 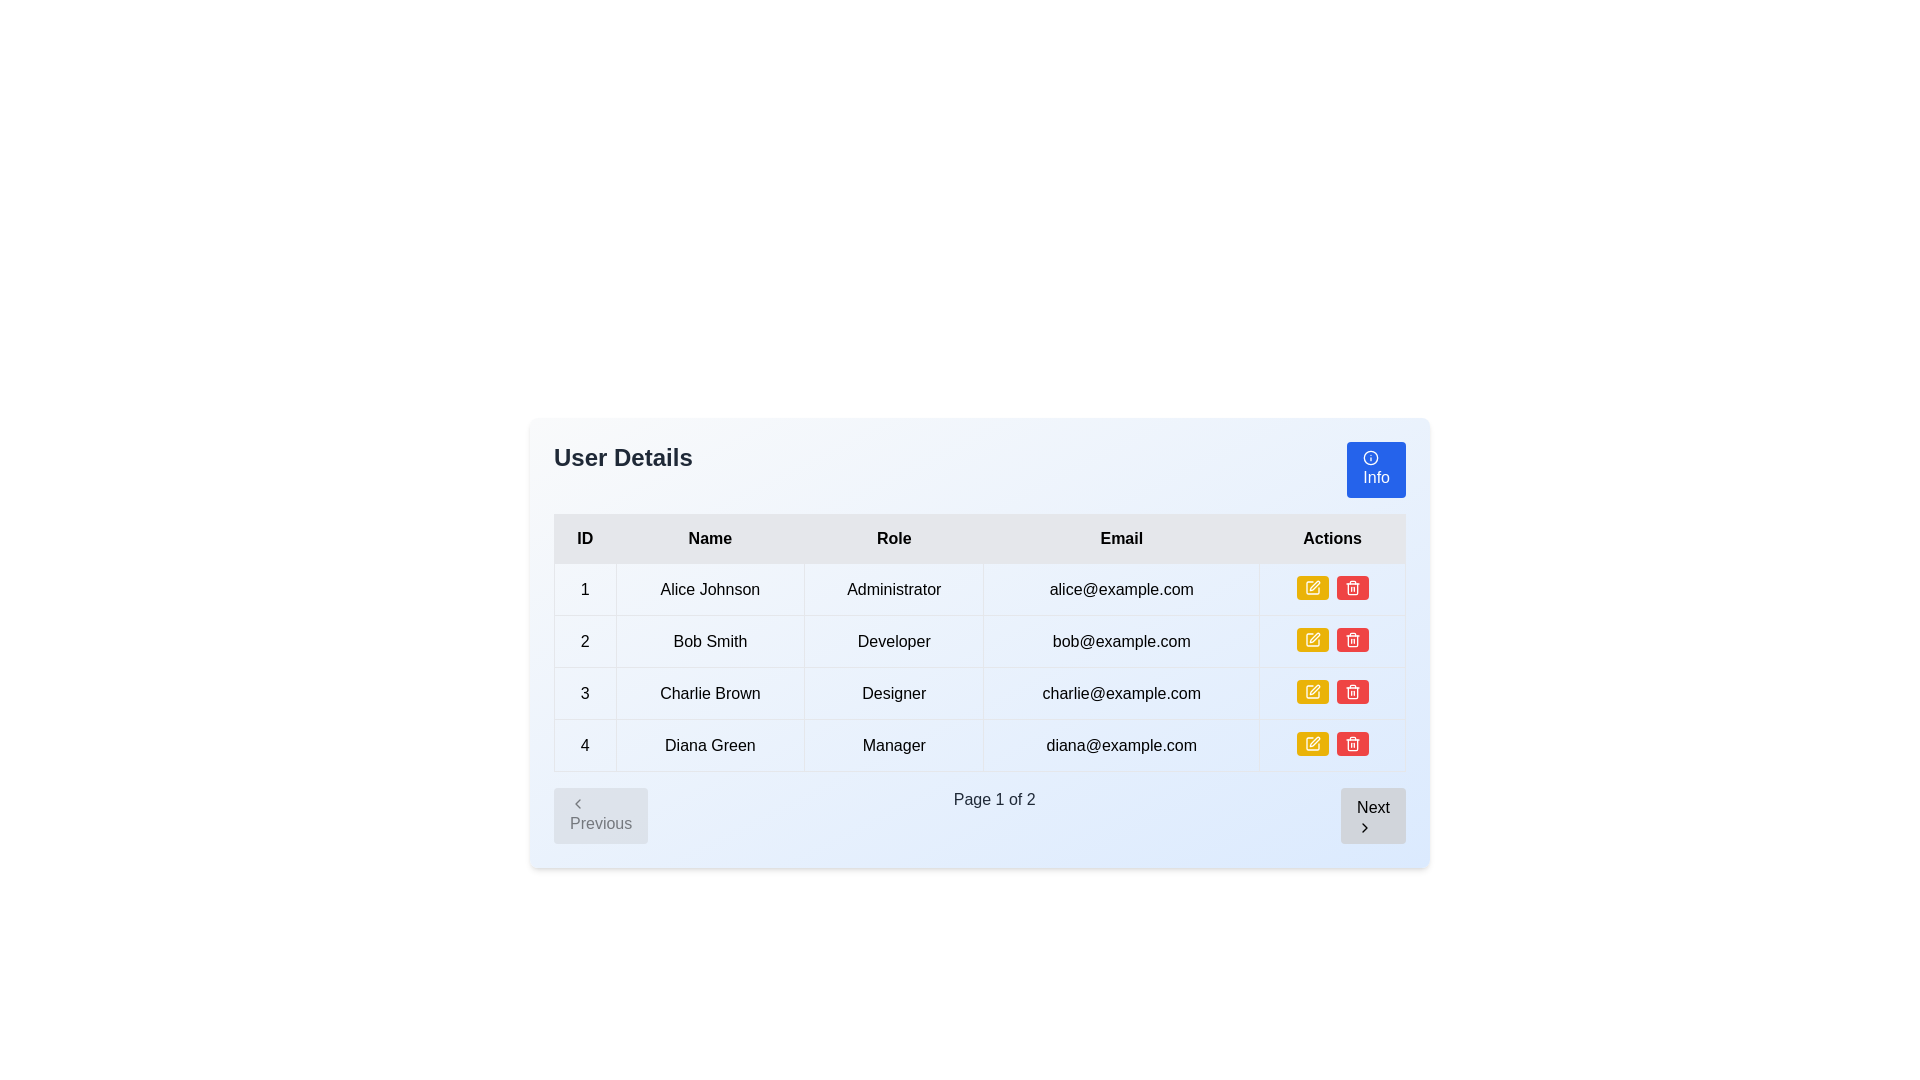 What do you see at coordinates (1352, 744) in the screenshot?
I see `the delete button located in the 'Actions' column of the fourth row of the user detail table` at bounding box center [1352, 744].